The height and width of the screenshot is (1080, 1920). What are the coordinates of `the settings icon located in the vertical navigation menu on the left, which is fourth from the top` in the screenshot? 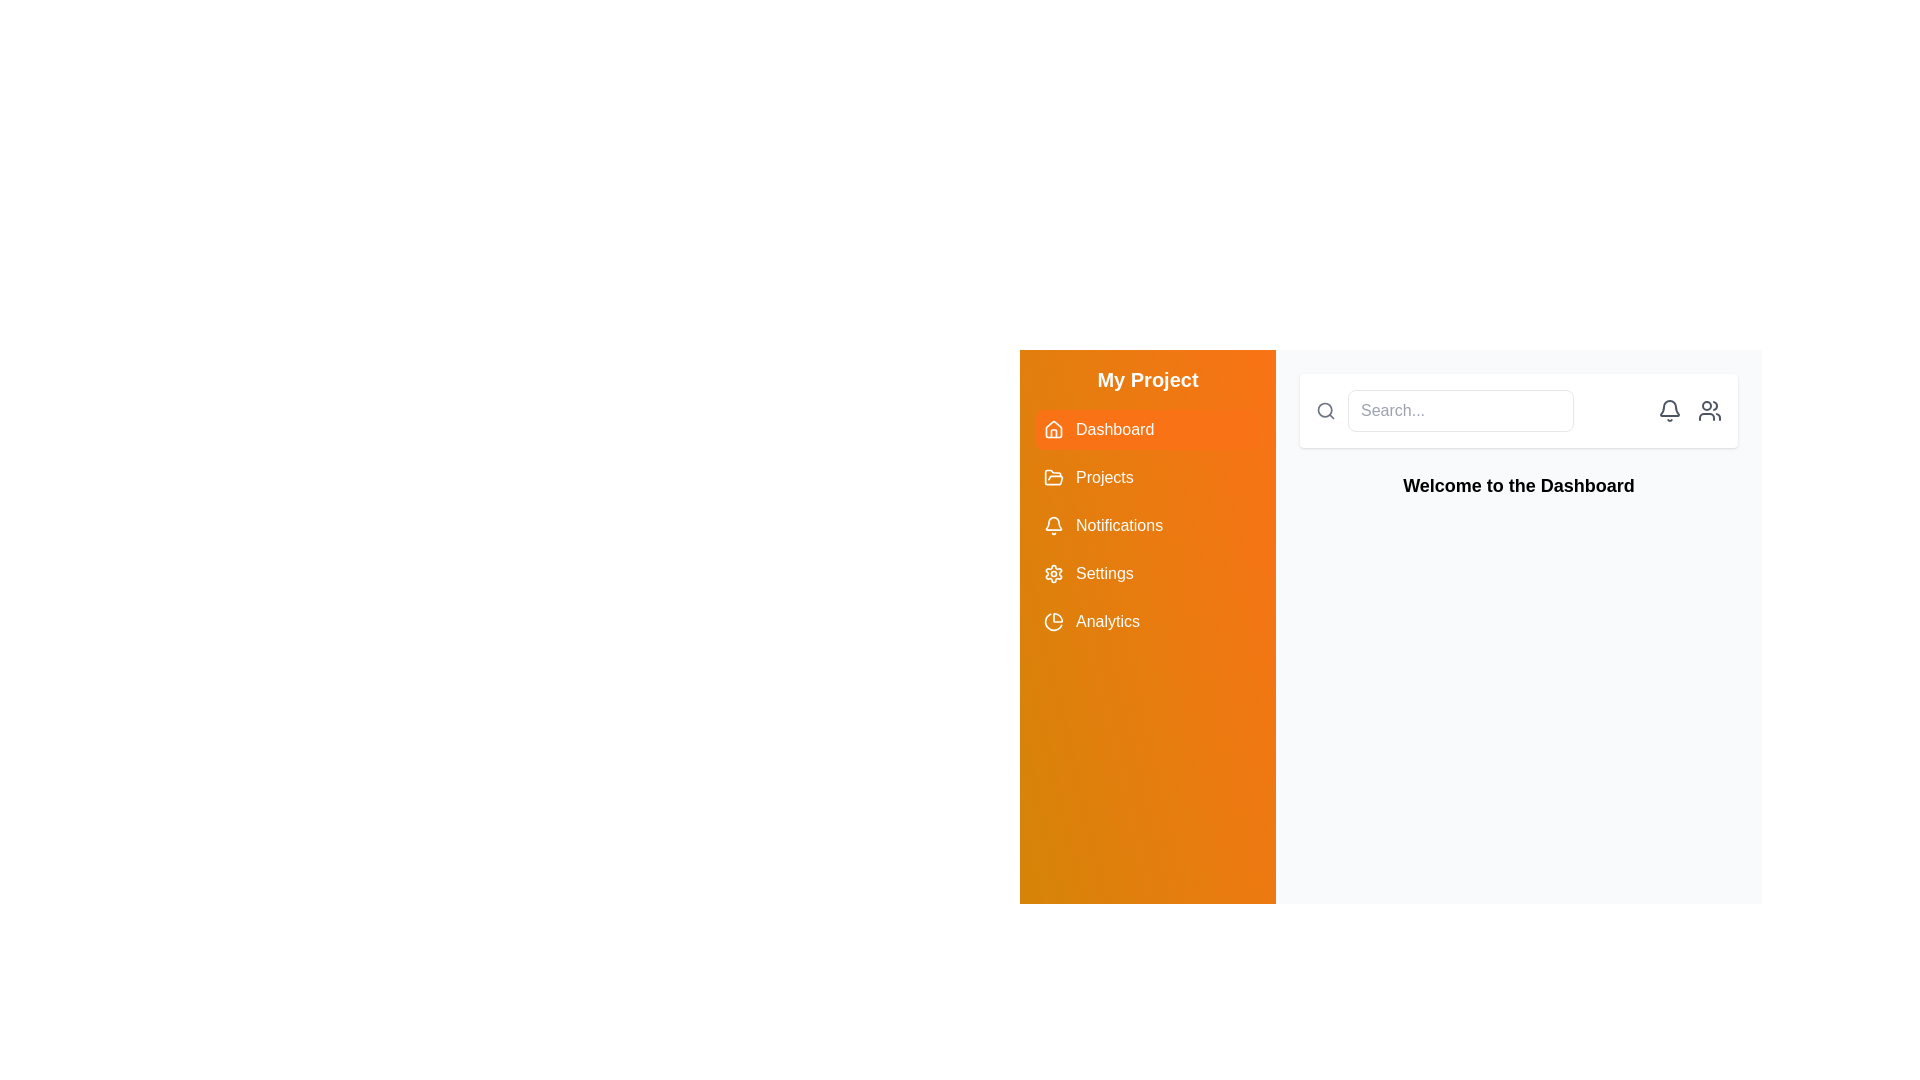 It's located at (1053, 574).